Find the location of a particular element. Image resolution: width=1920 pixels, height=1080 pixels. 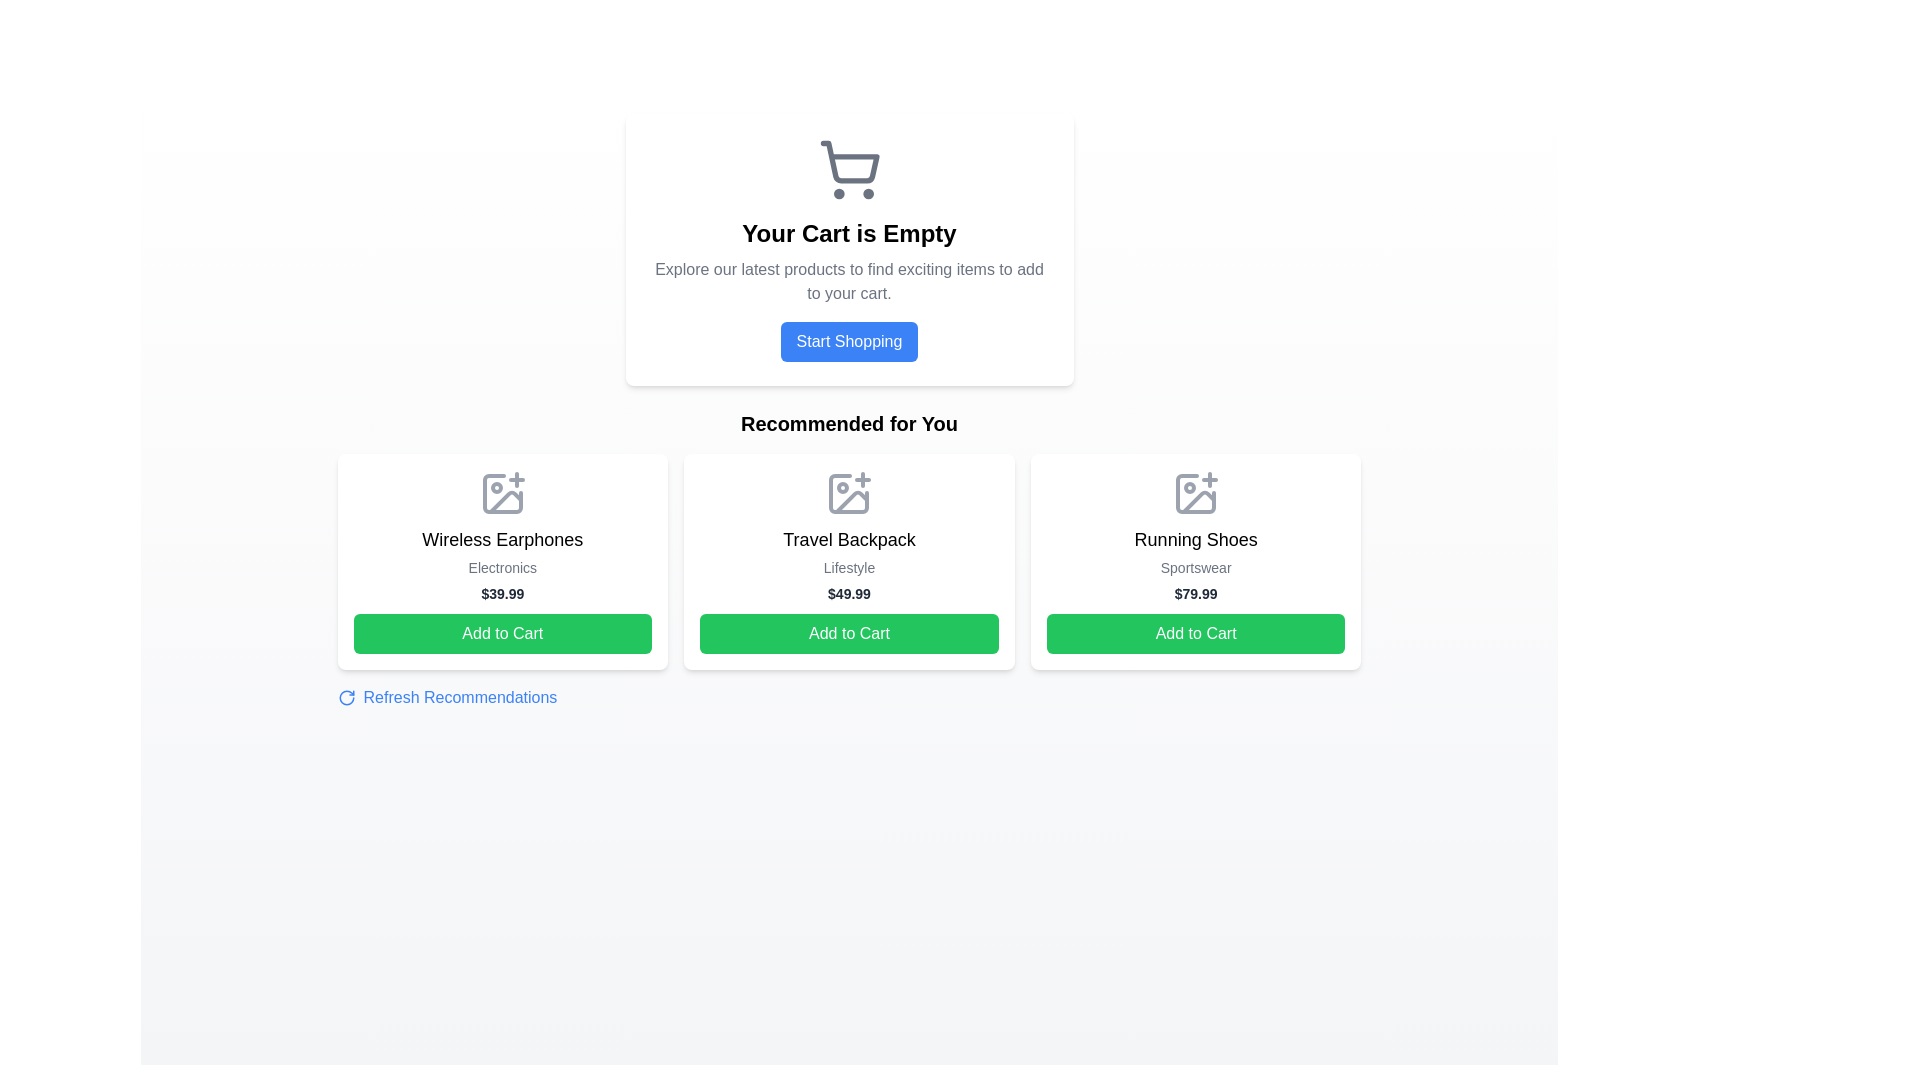

the 'Add to Cart' button with a vibrant green background located in the 'Recommended for You' section for the 'Travel Backpack' product to change its background color is located at coordinates (849, 633).